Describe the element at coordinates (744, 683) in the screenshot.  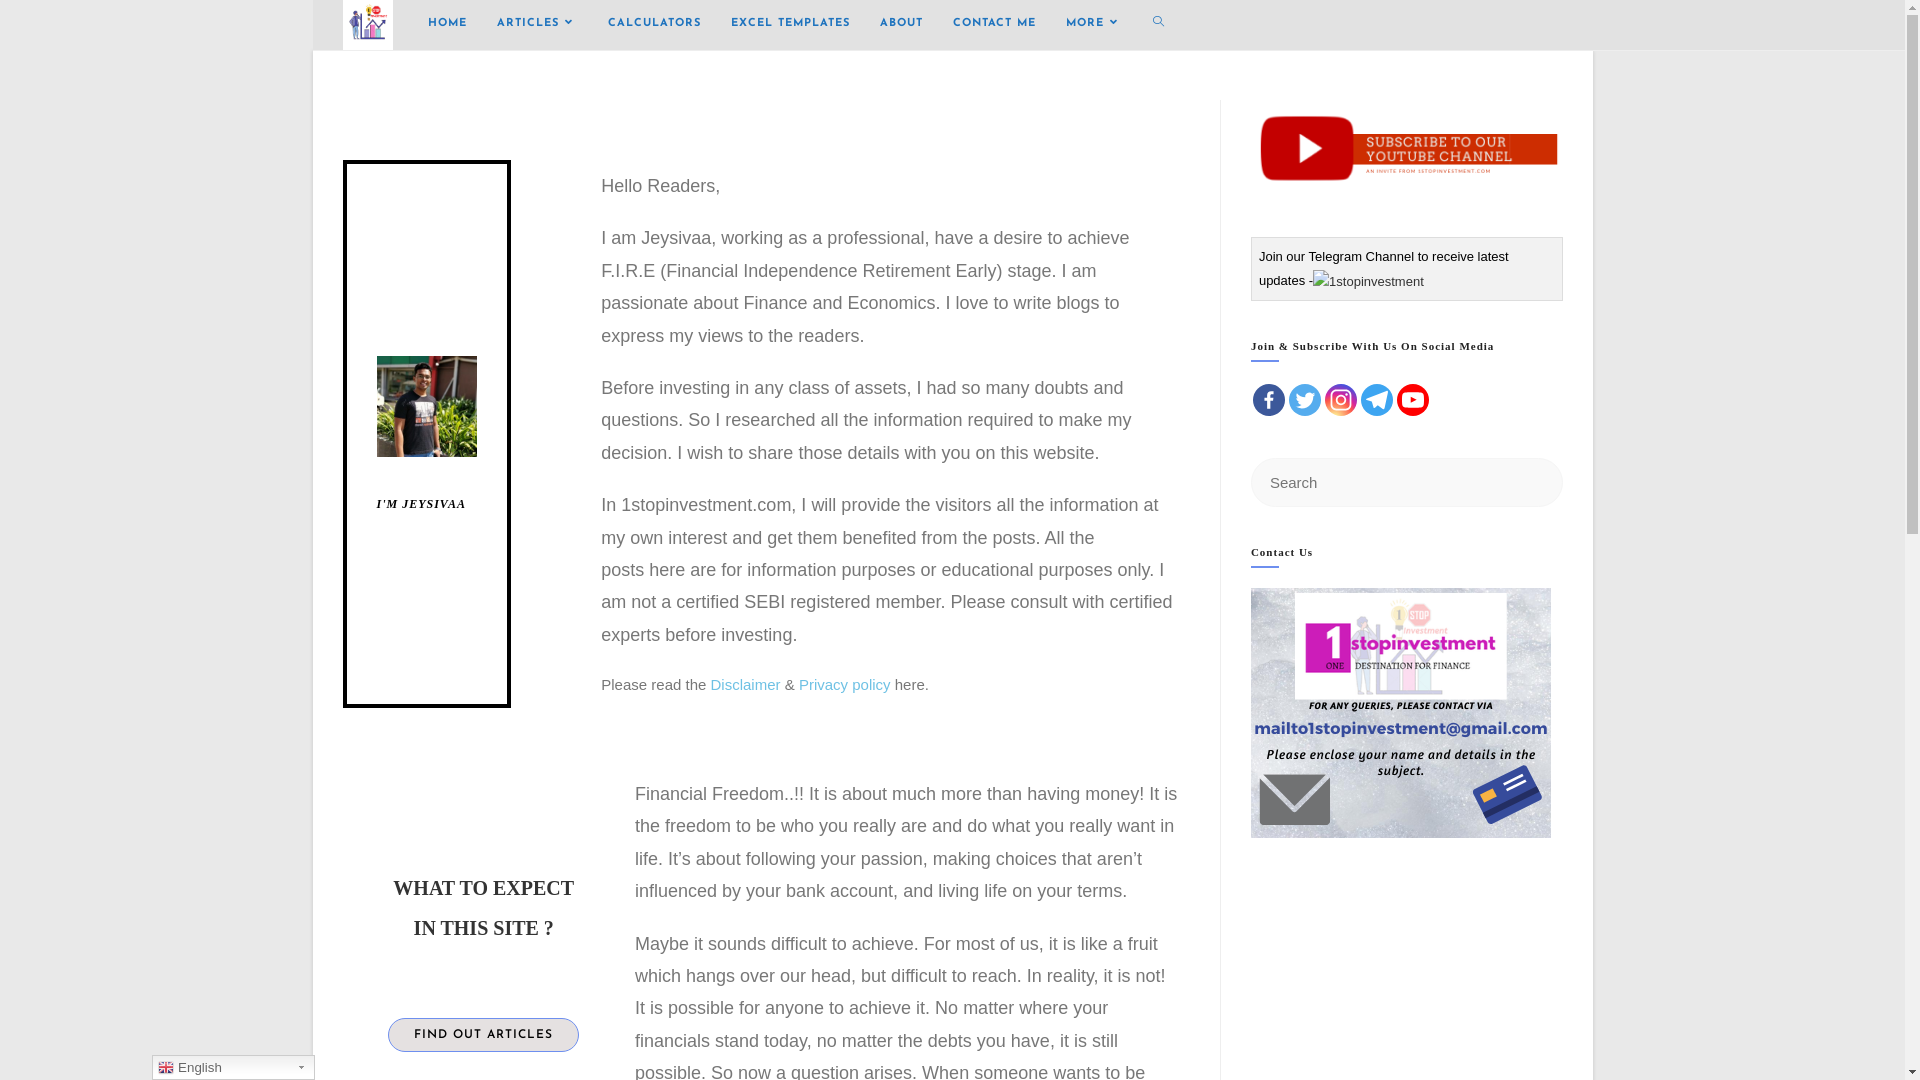
I see `'Disclaimer'` at that location.